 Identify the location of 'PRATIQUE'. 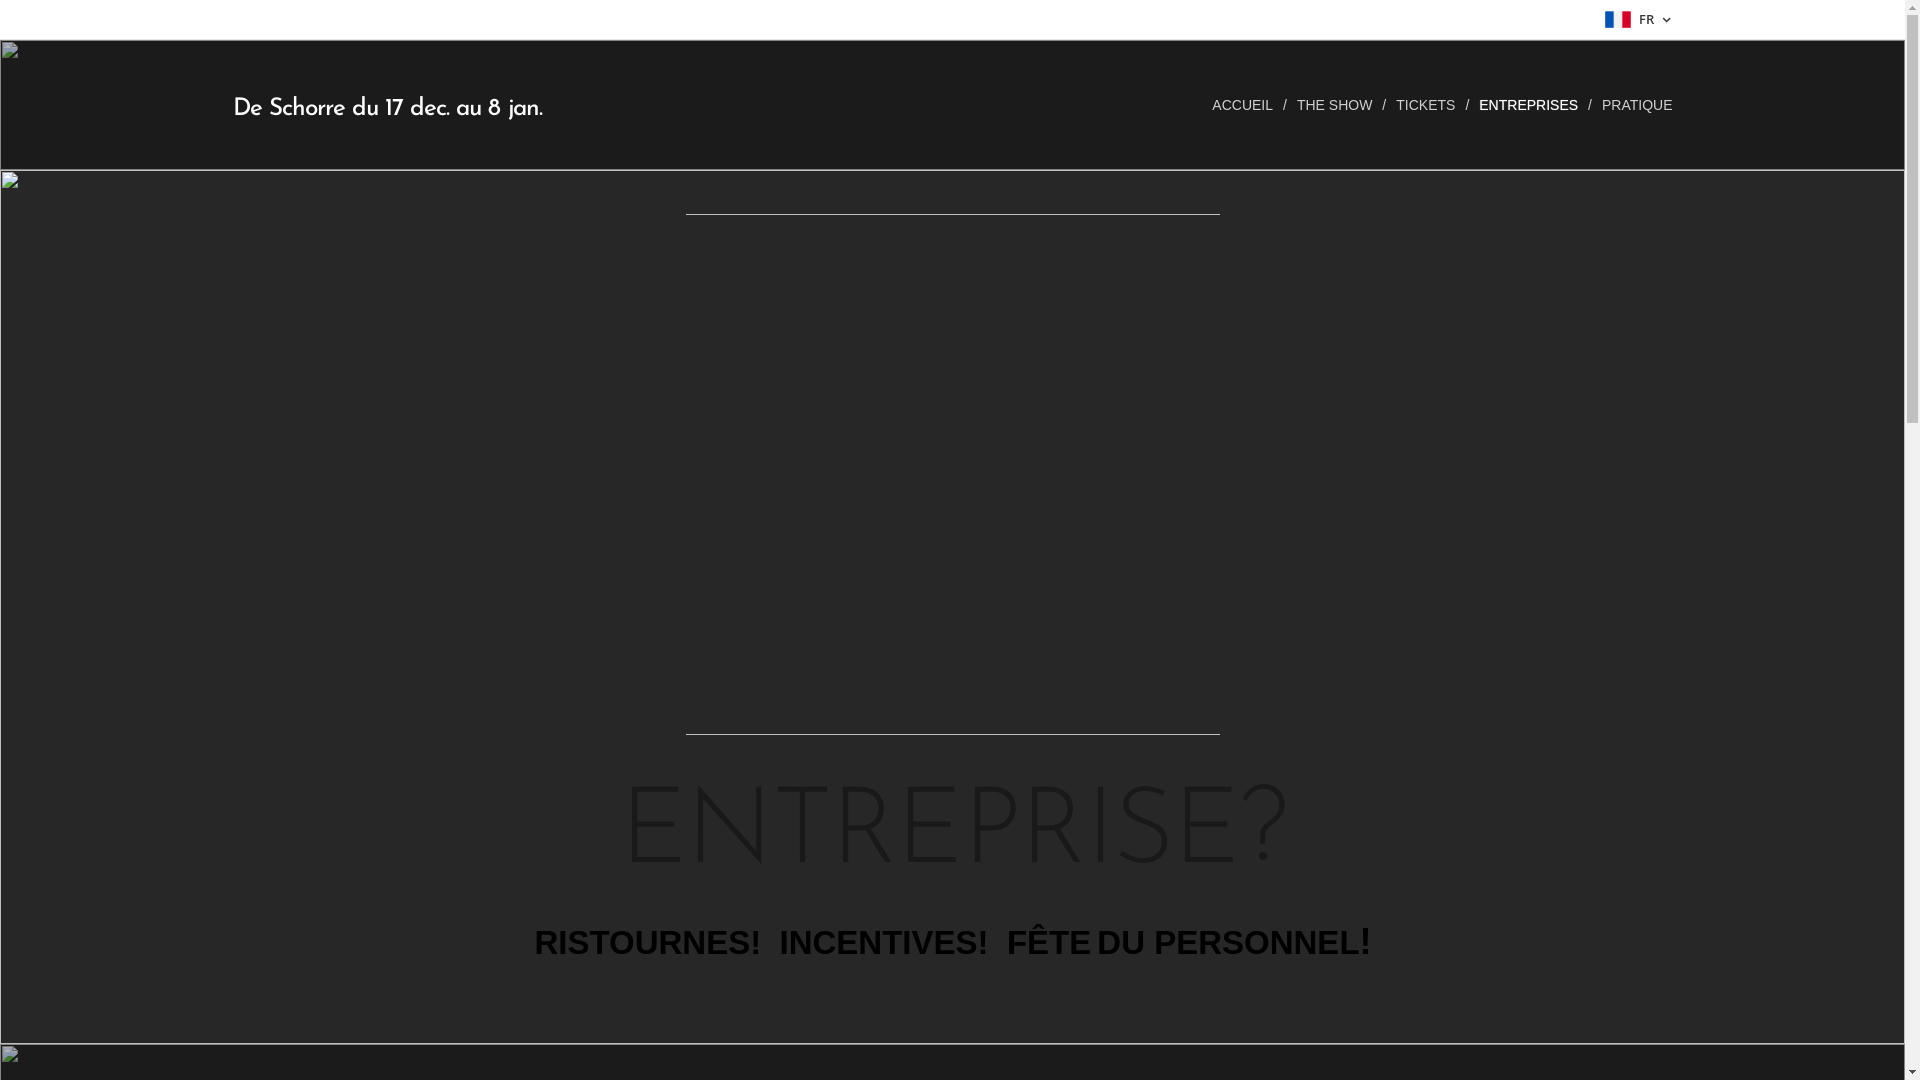
(1632, 104).